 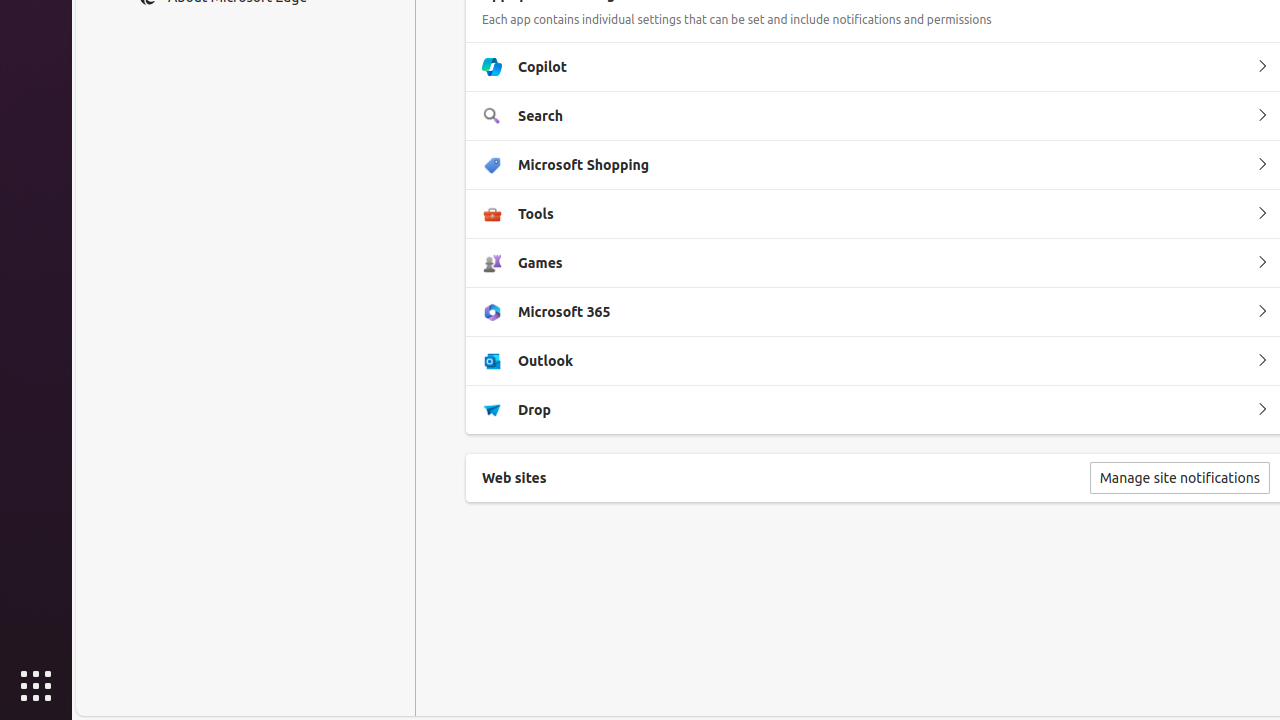 What do you see at coordinates (35, 685) in the screenshot?
I see `'Show Applications'` at bounding box center [35, 685].